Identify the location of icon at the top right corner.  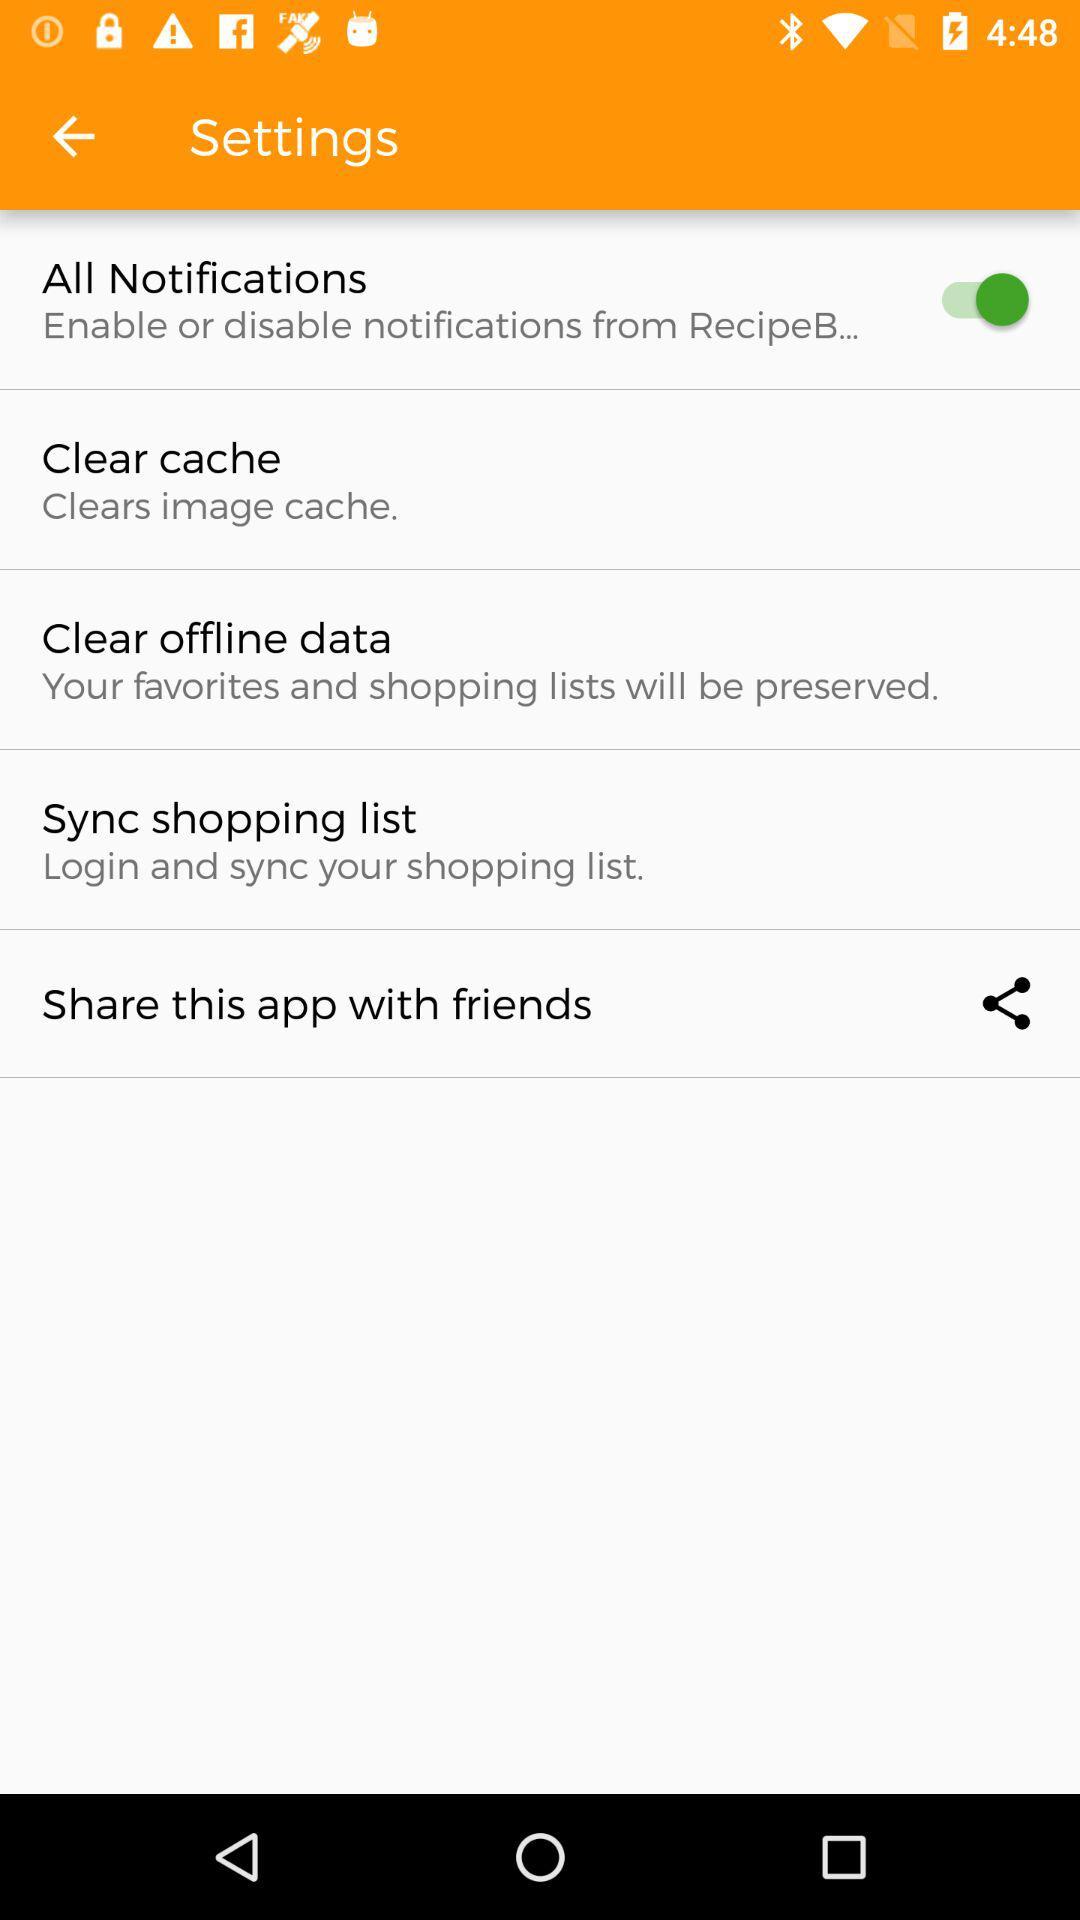
(974, 298).